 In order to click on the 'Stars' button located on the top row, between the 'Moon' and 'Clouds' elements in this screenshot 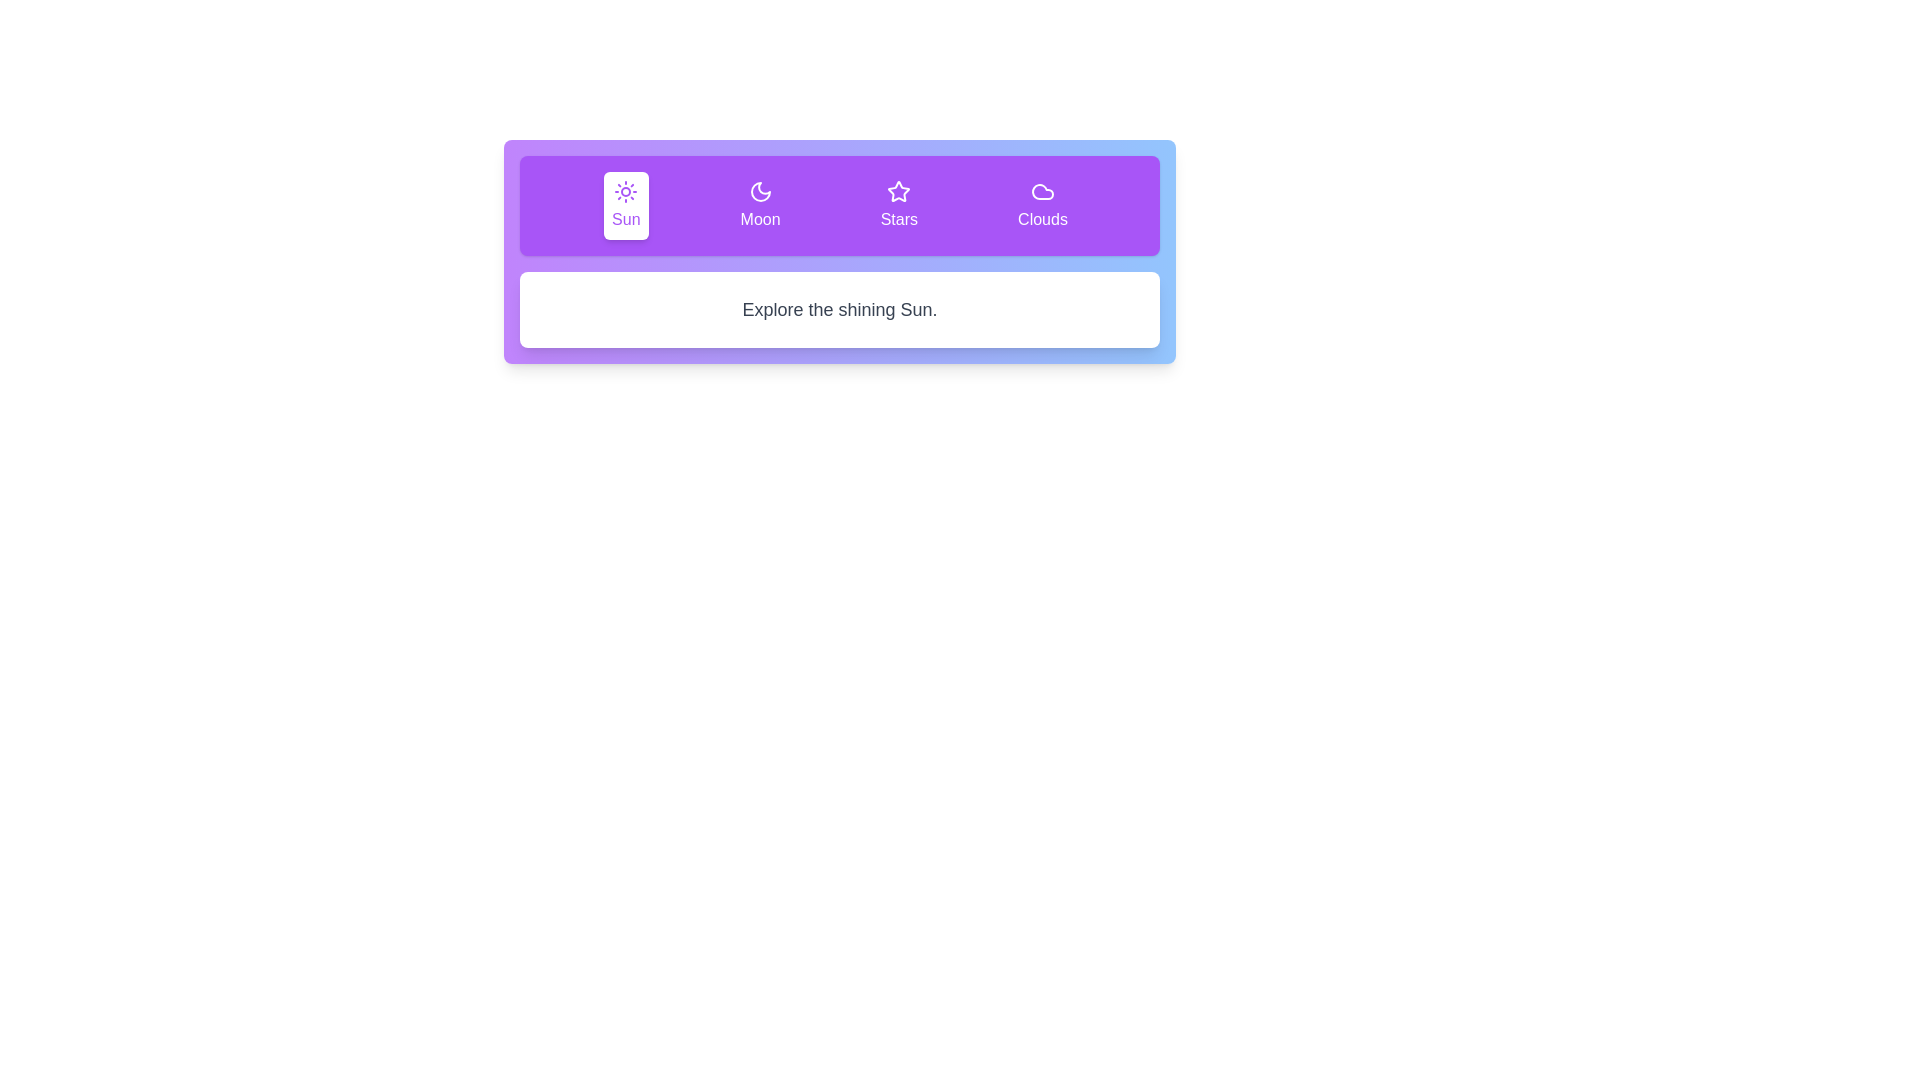, I will do `click(898, 205)`.